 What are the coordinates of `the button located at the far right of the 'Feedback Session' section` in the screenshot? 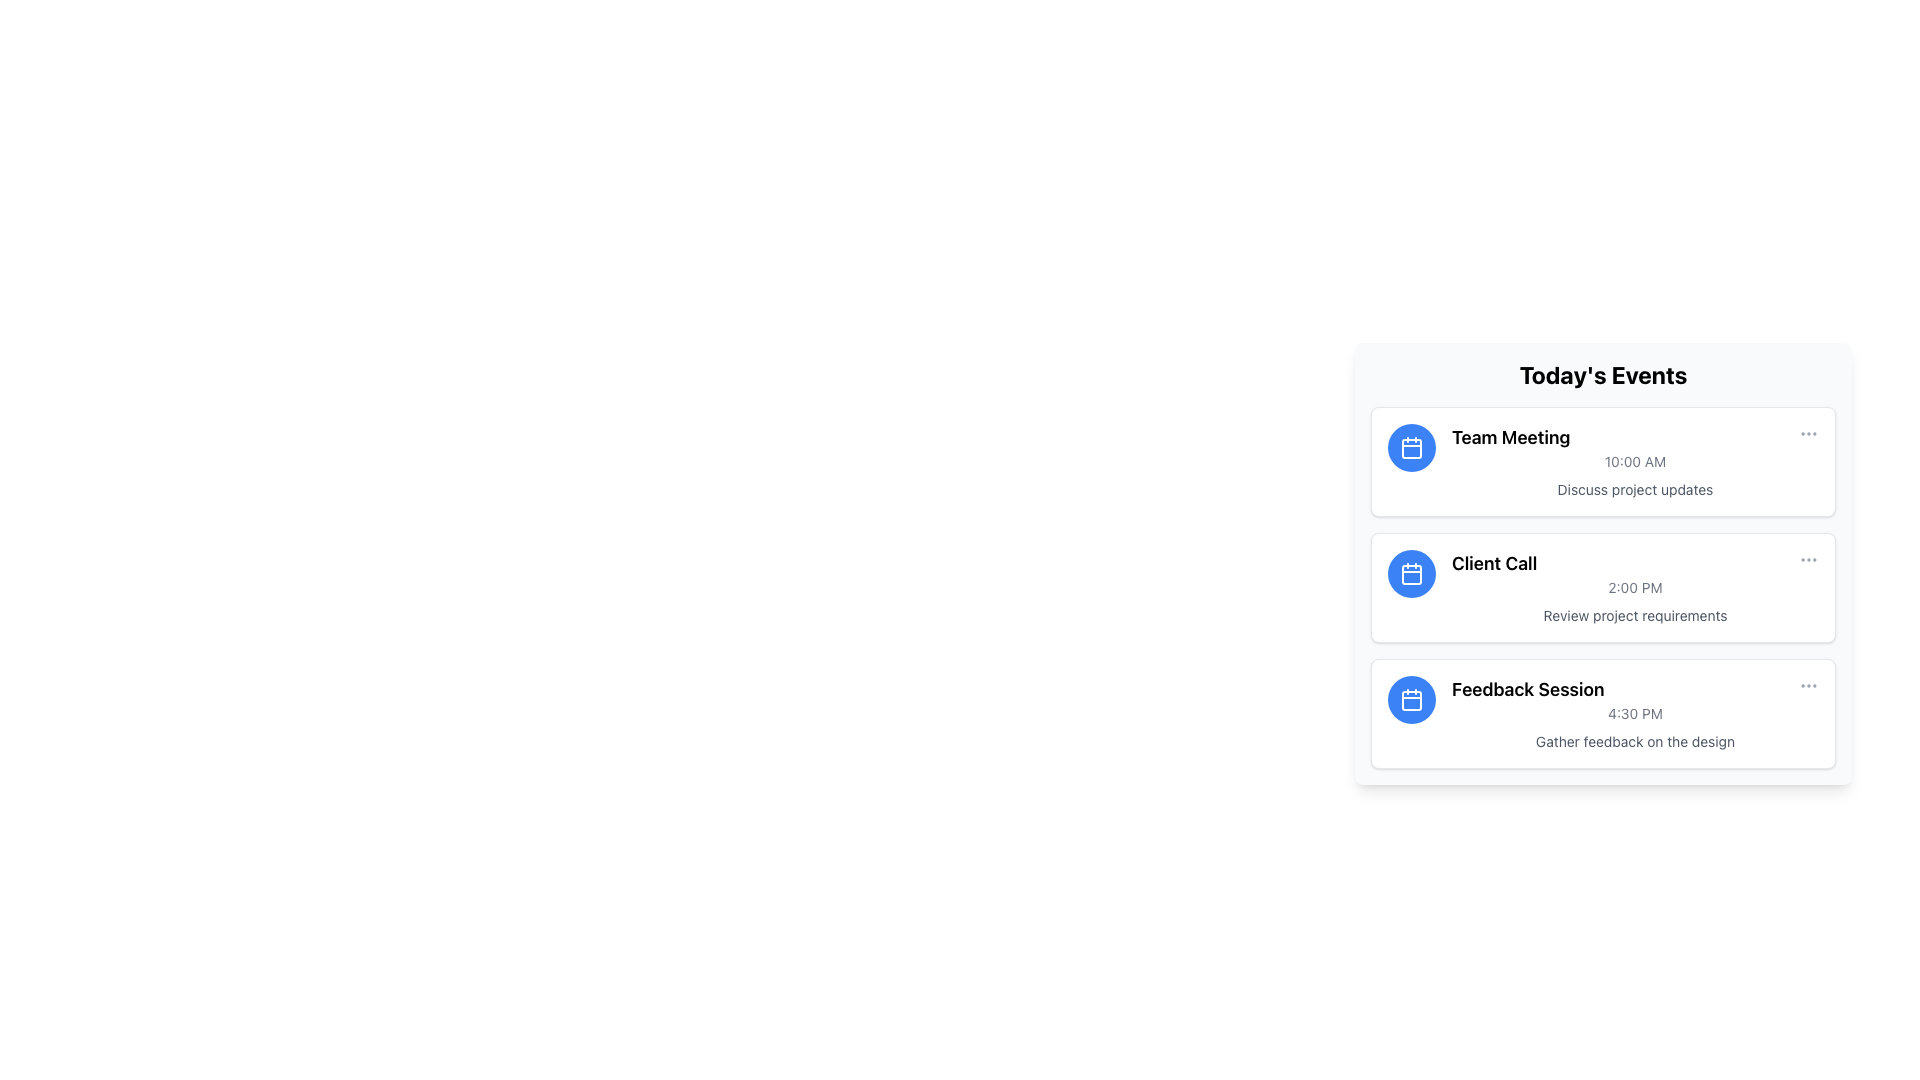 It's located at (1809, 685).